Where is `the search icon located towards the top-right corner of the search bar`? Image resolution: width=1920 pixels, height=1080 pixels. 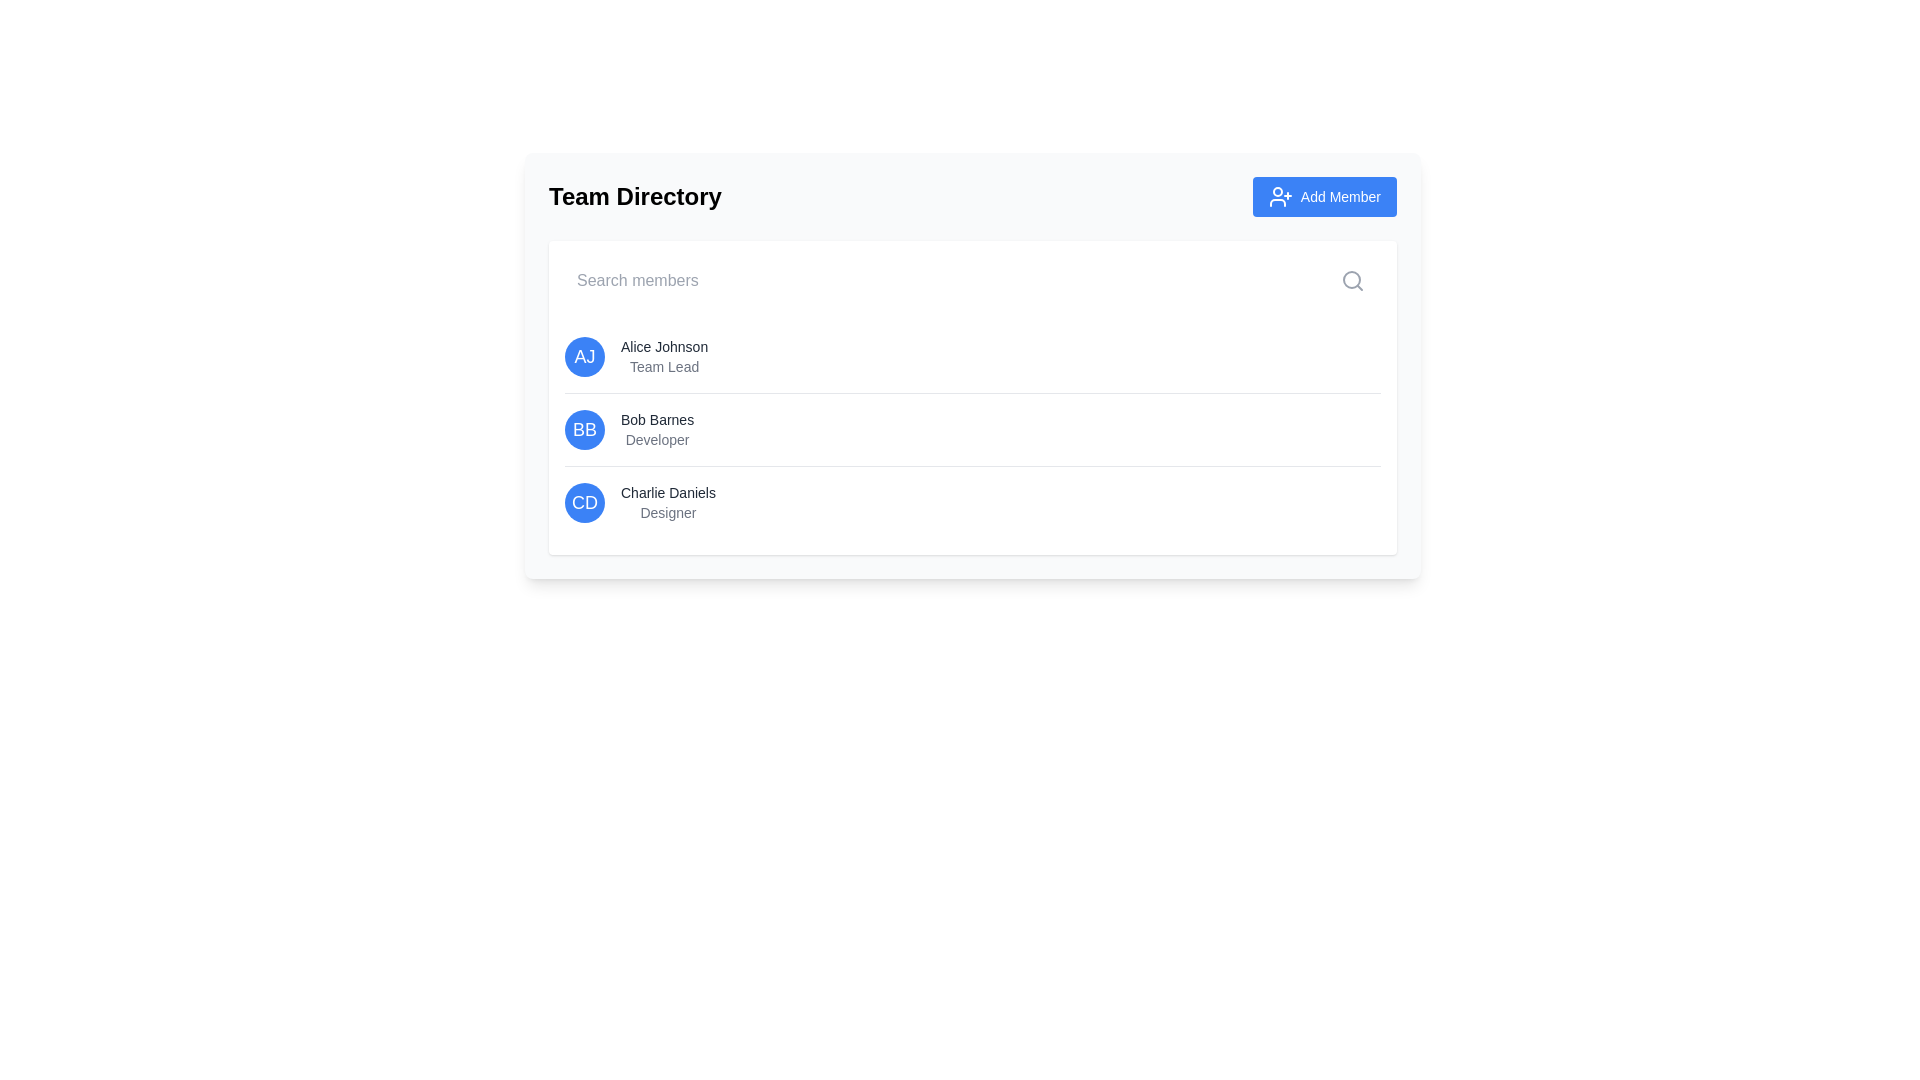
the search icon located towards the top-right corner of the search bar is located at coordinates (1353, 281).